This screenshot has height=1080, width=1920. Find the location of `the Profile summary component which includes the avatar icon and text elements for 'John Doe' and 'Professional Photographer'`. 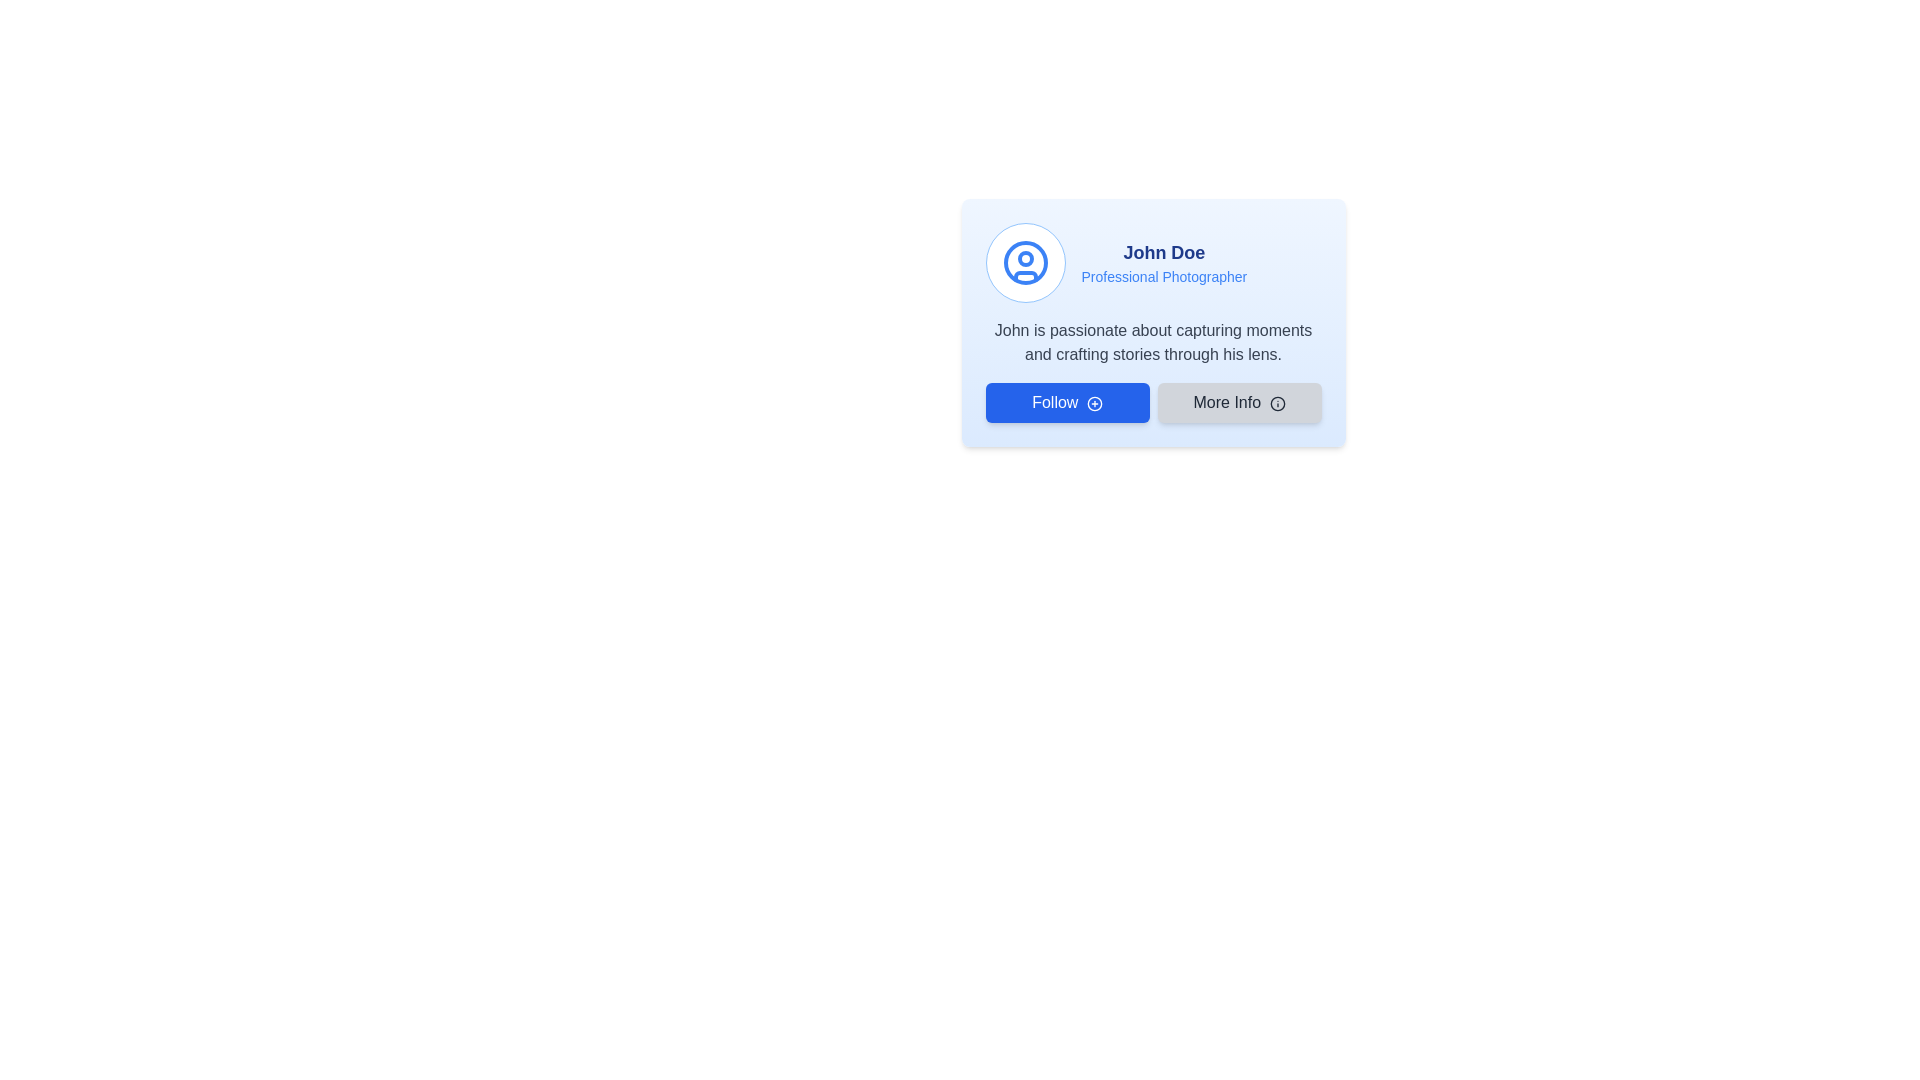

the Profile summary component which includes the avatar icon and text elements for 'John Doe' and 'Professional Photographer' is located at coordinates (1153, 261).